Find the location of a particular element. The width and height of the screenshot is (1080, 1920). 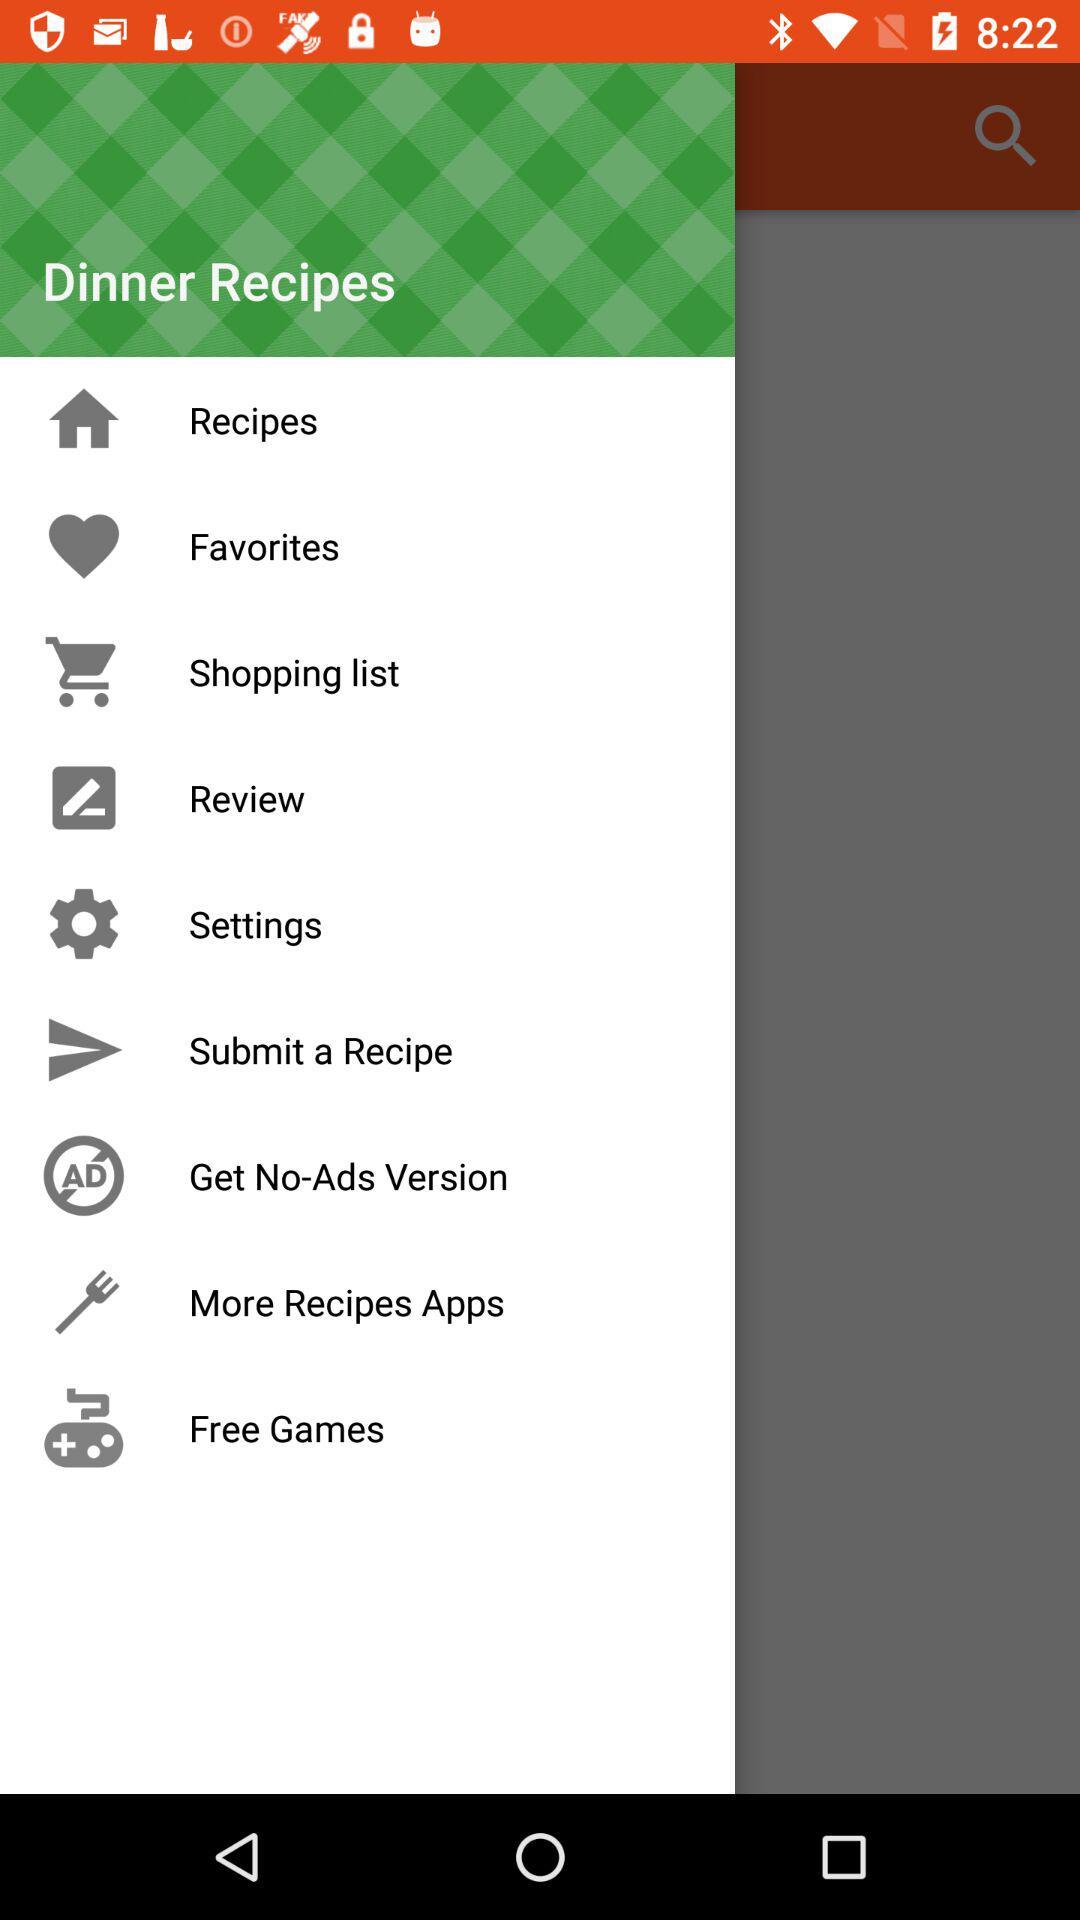

the cart icon is located at coordinates (83, 672).